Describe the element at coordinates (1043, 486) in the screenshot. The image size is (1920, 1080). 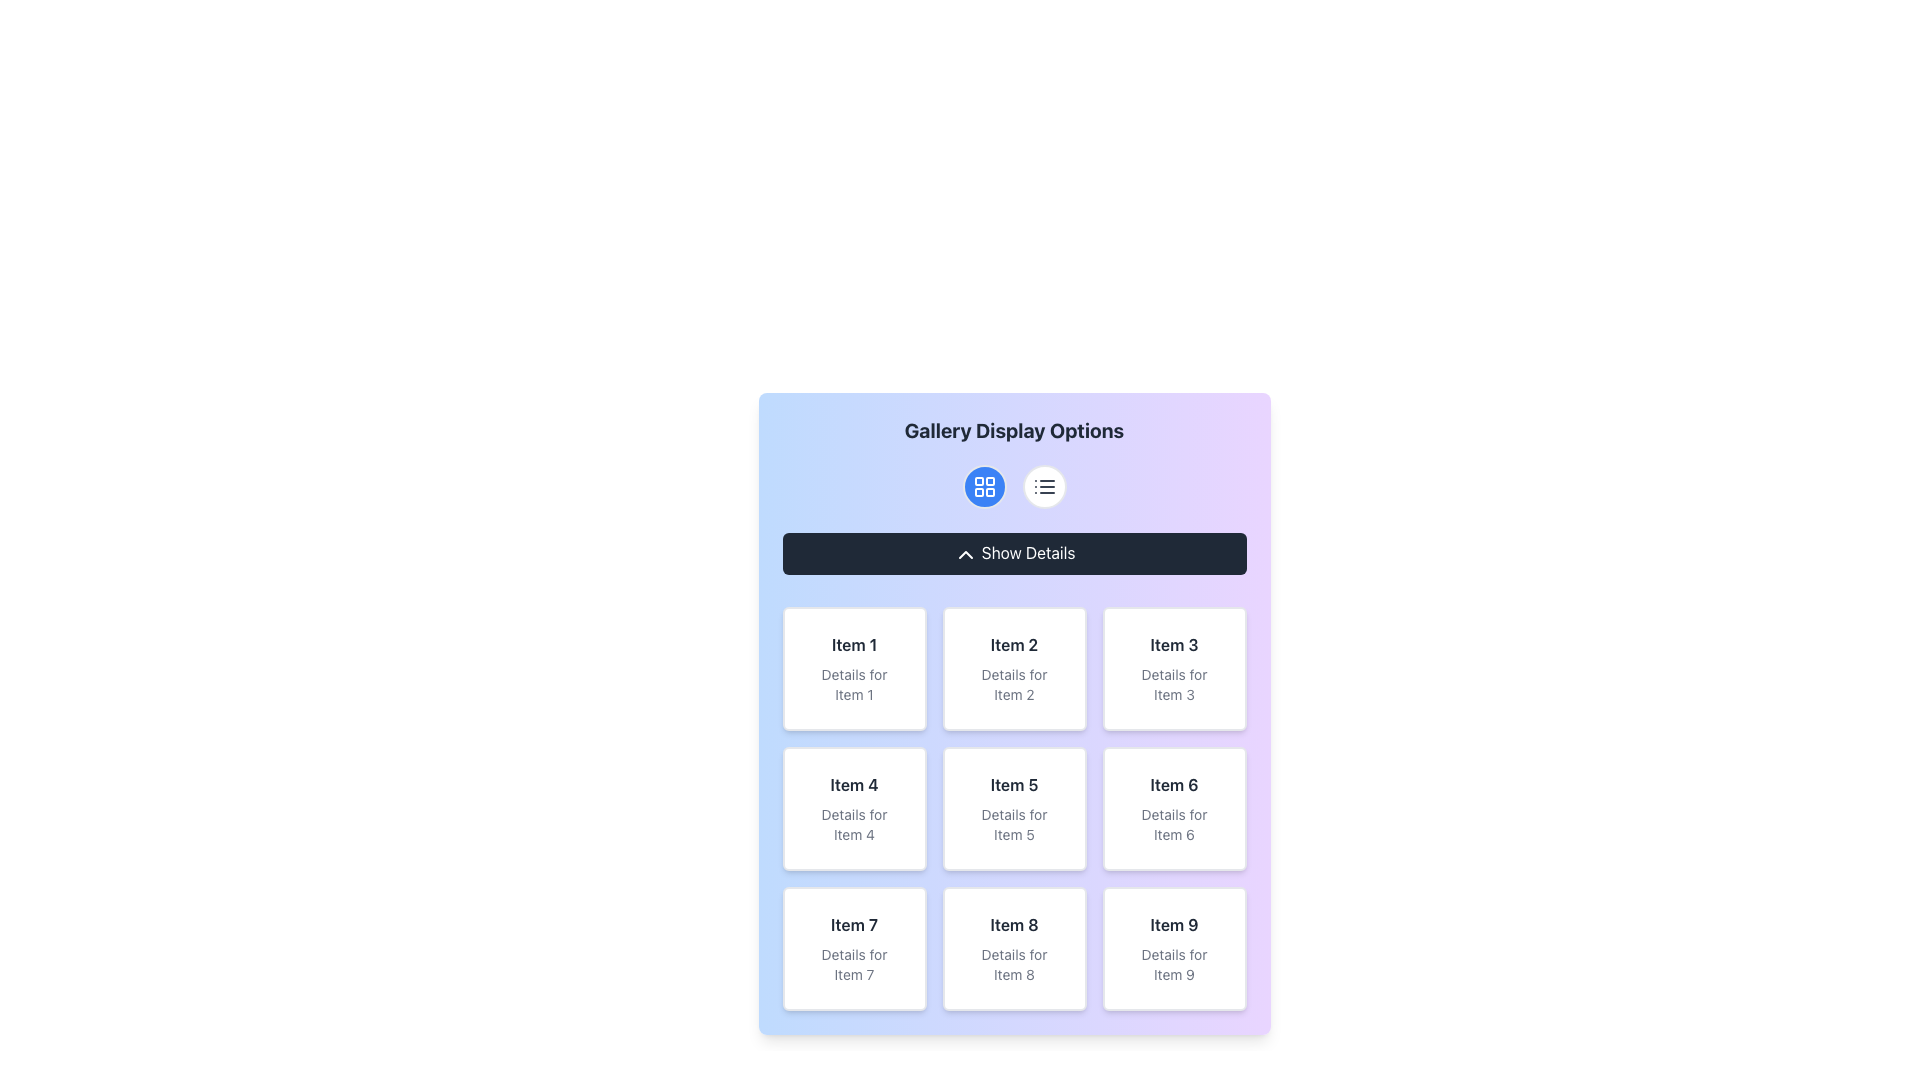
I see `the circular button with a white background and gray border that contains an icon of three horizontal lines, located to the right of the grid-icon button, to switch view display` at that location.